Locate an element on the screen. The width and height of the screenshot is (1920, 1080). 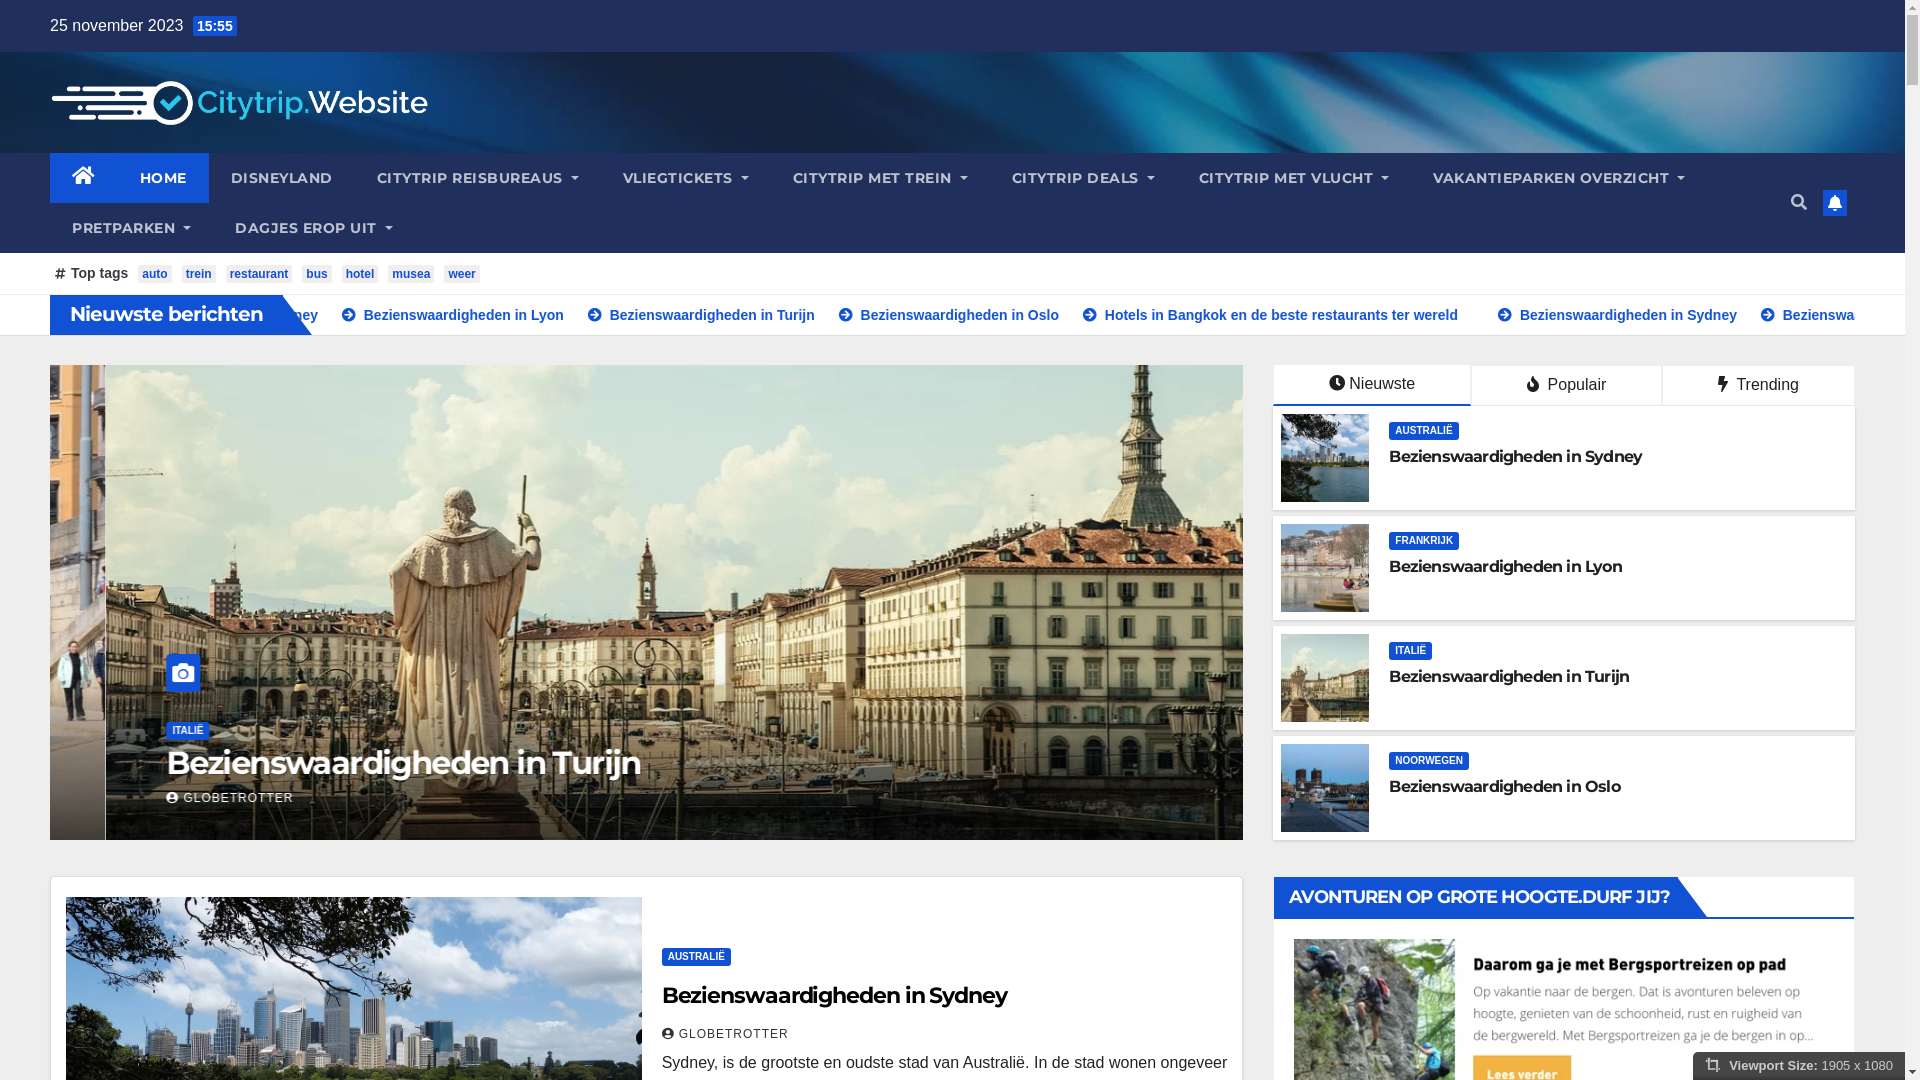
'CITYTRIP MET TREIN' is located at coordinates (770, 176).